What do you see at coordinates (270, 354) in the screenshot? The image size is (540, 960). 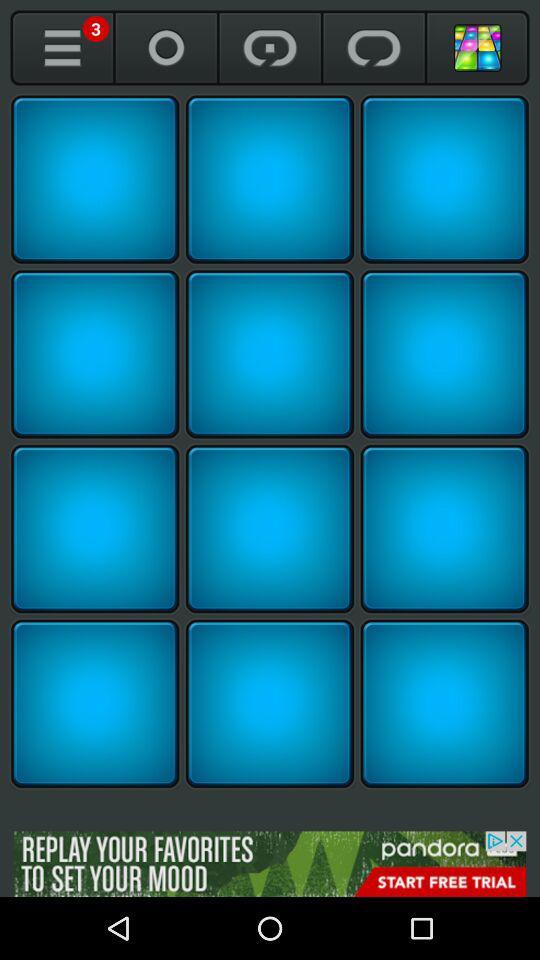 I see `square` at bounding box center [270, 354].